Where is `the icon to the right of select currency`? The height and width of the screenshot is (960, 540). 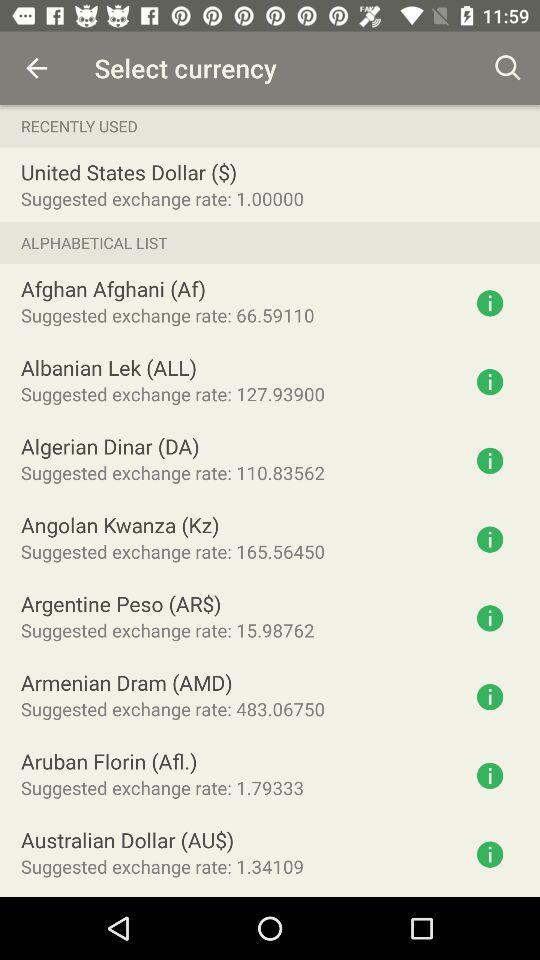 the icon to the right of select currency is located at coordinates (508, 68).